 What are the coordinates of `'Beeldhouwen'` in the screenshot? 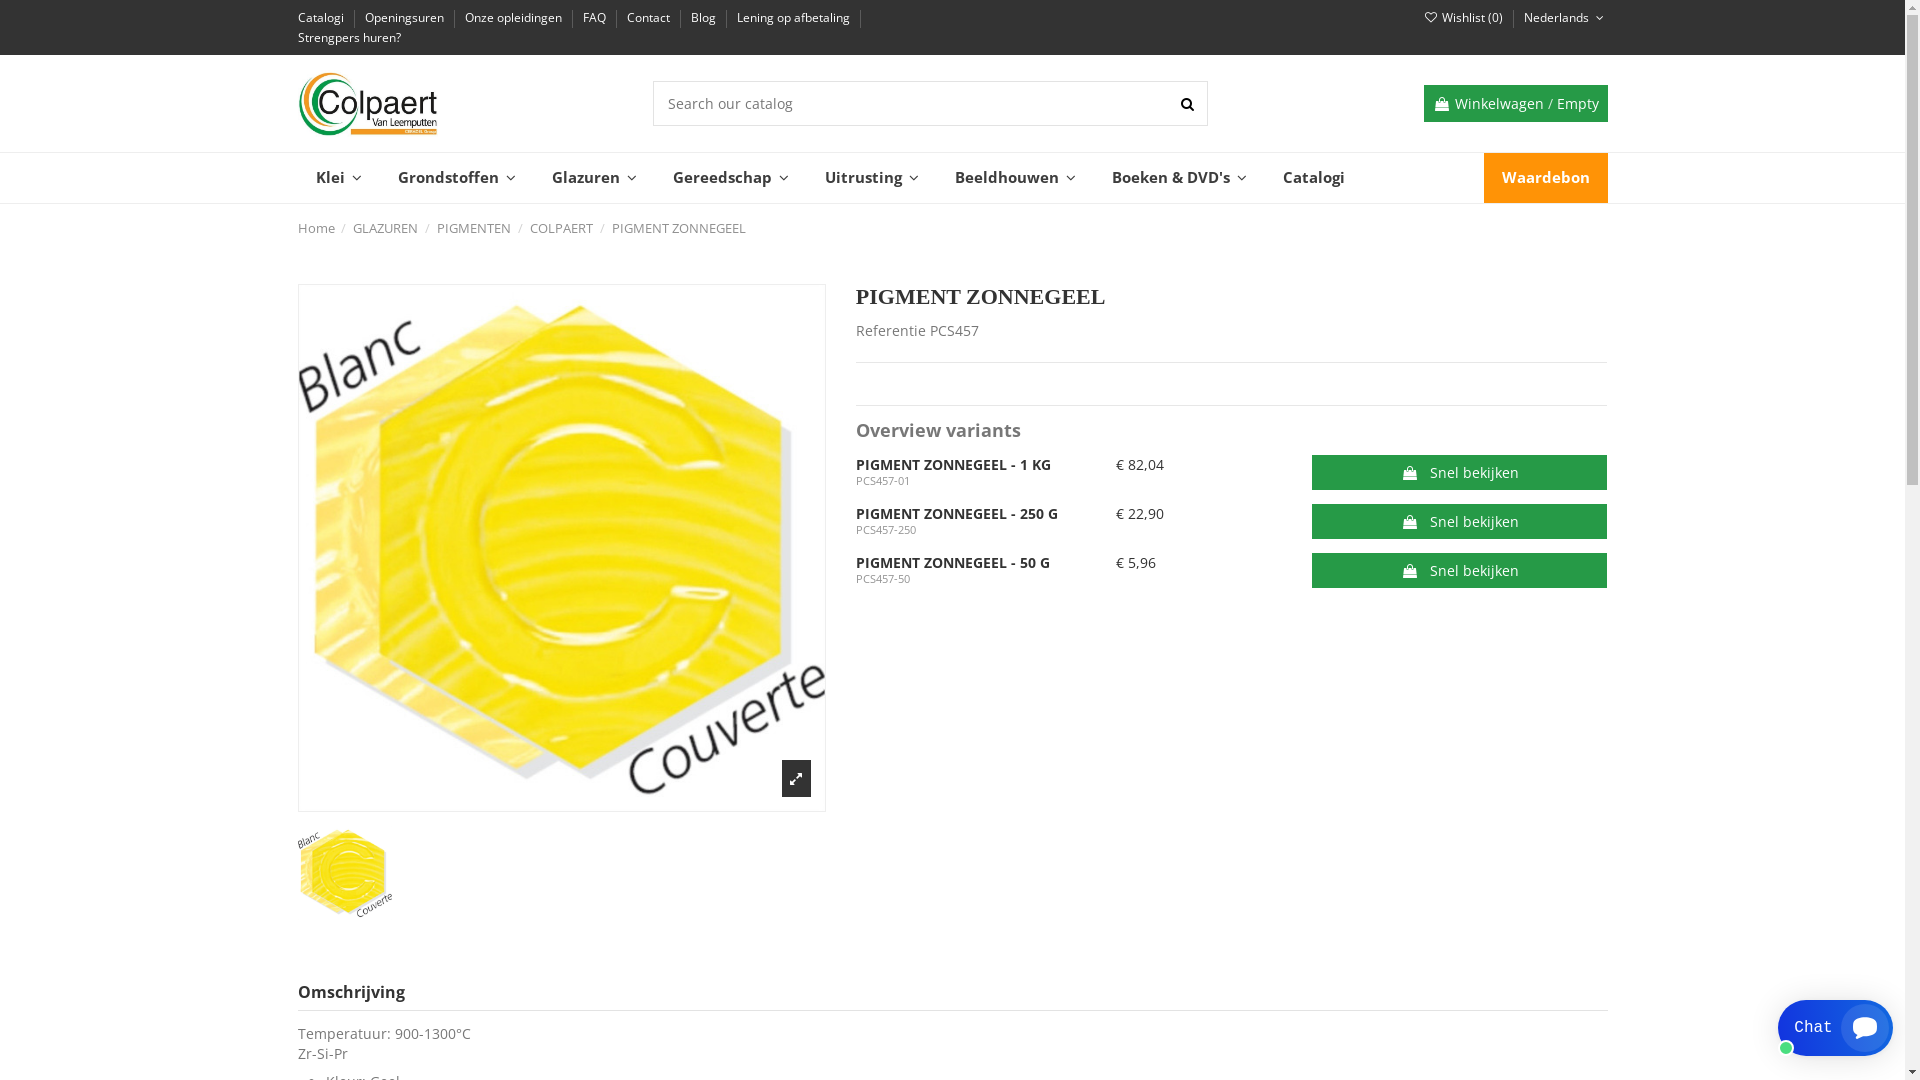 It's located at (935, 176).